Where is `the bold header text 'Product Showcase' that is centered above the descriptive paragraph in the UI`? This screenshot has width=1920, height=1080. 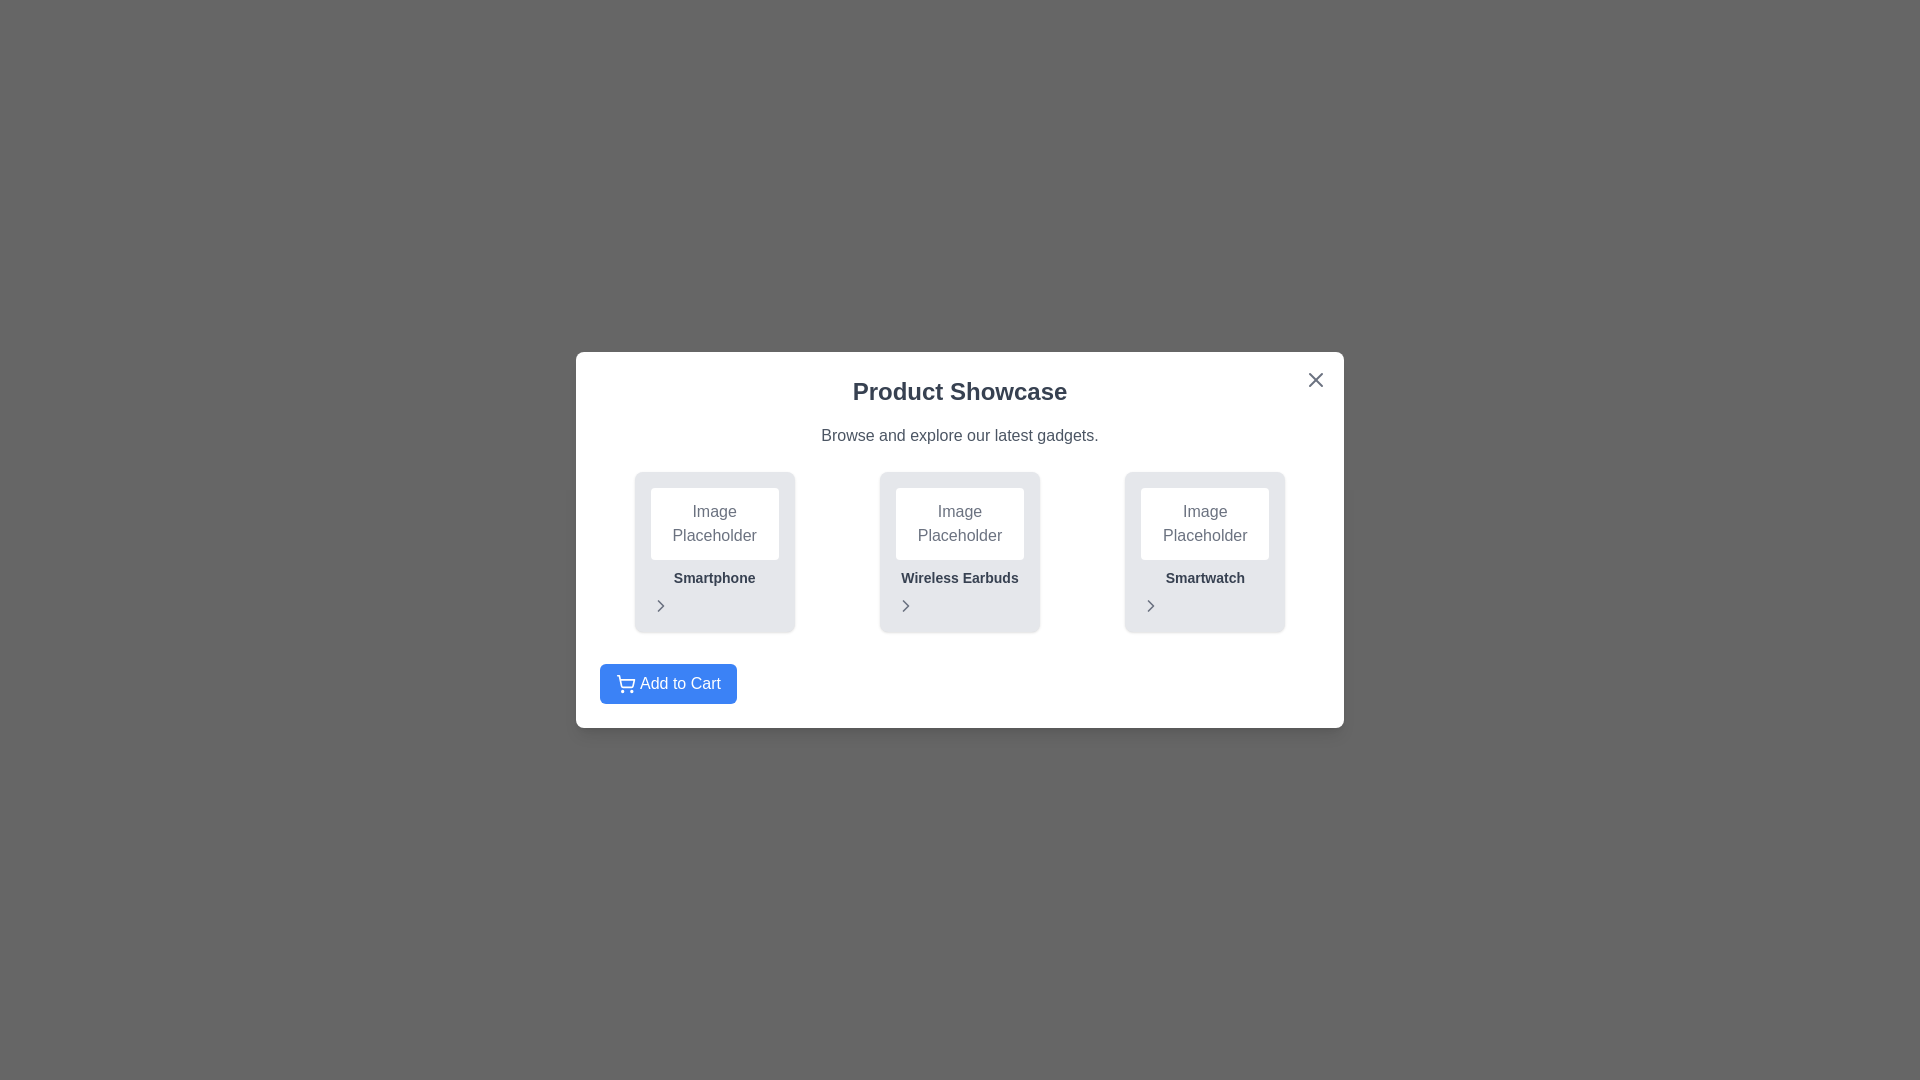
the bold header text 'Product Showcase' that is centered above the descriptive paragraph in the UI is located at coordinates (960, 392).